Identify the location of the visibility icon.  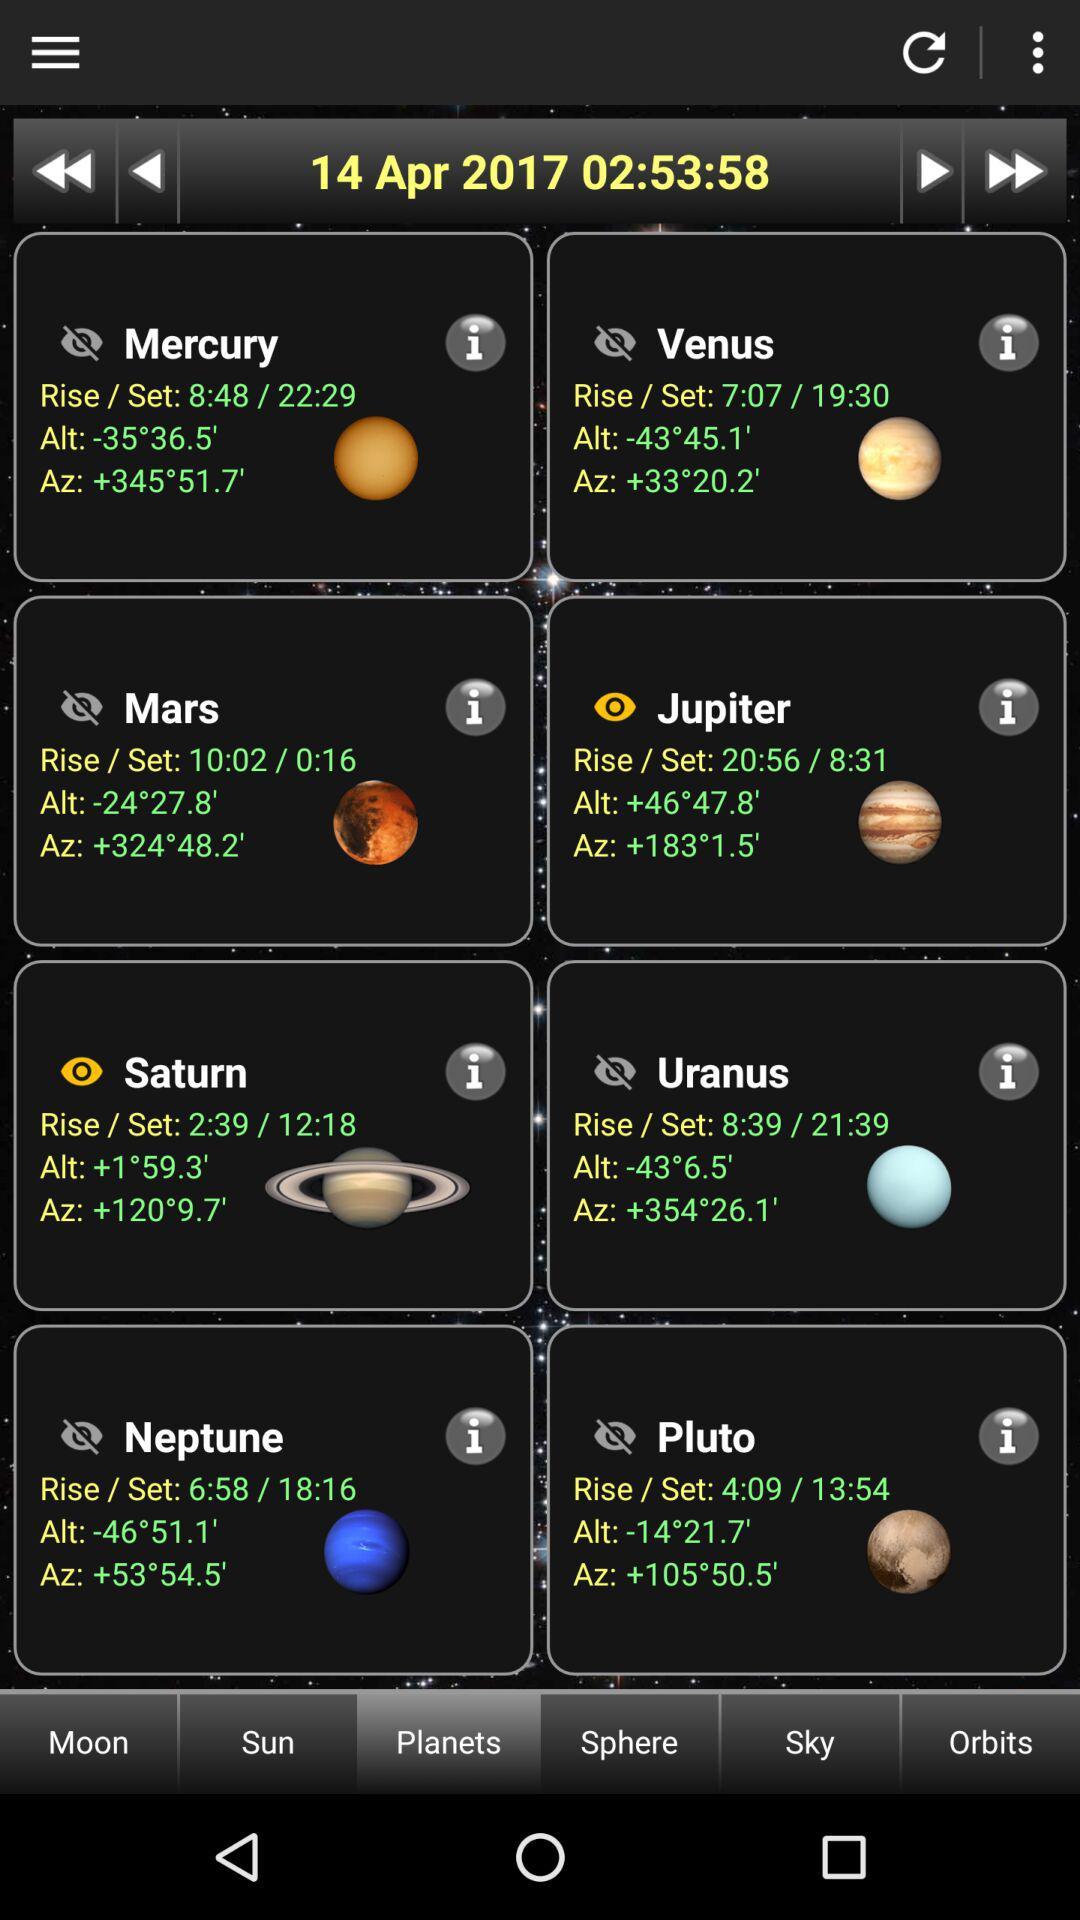
(613, 342).